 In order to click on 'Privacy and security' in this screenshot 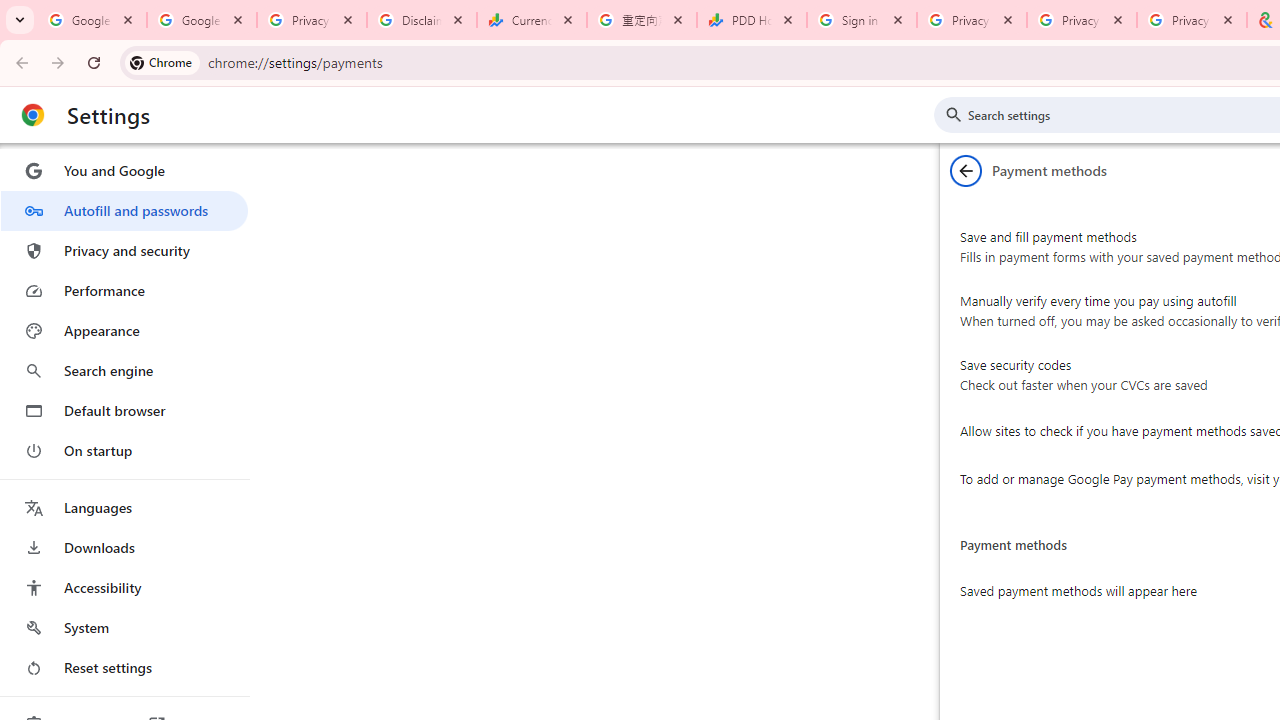, I will do `click(123, 249)`.